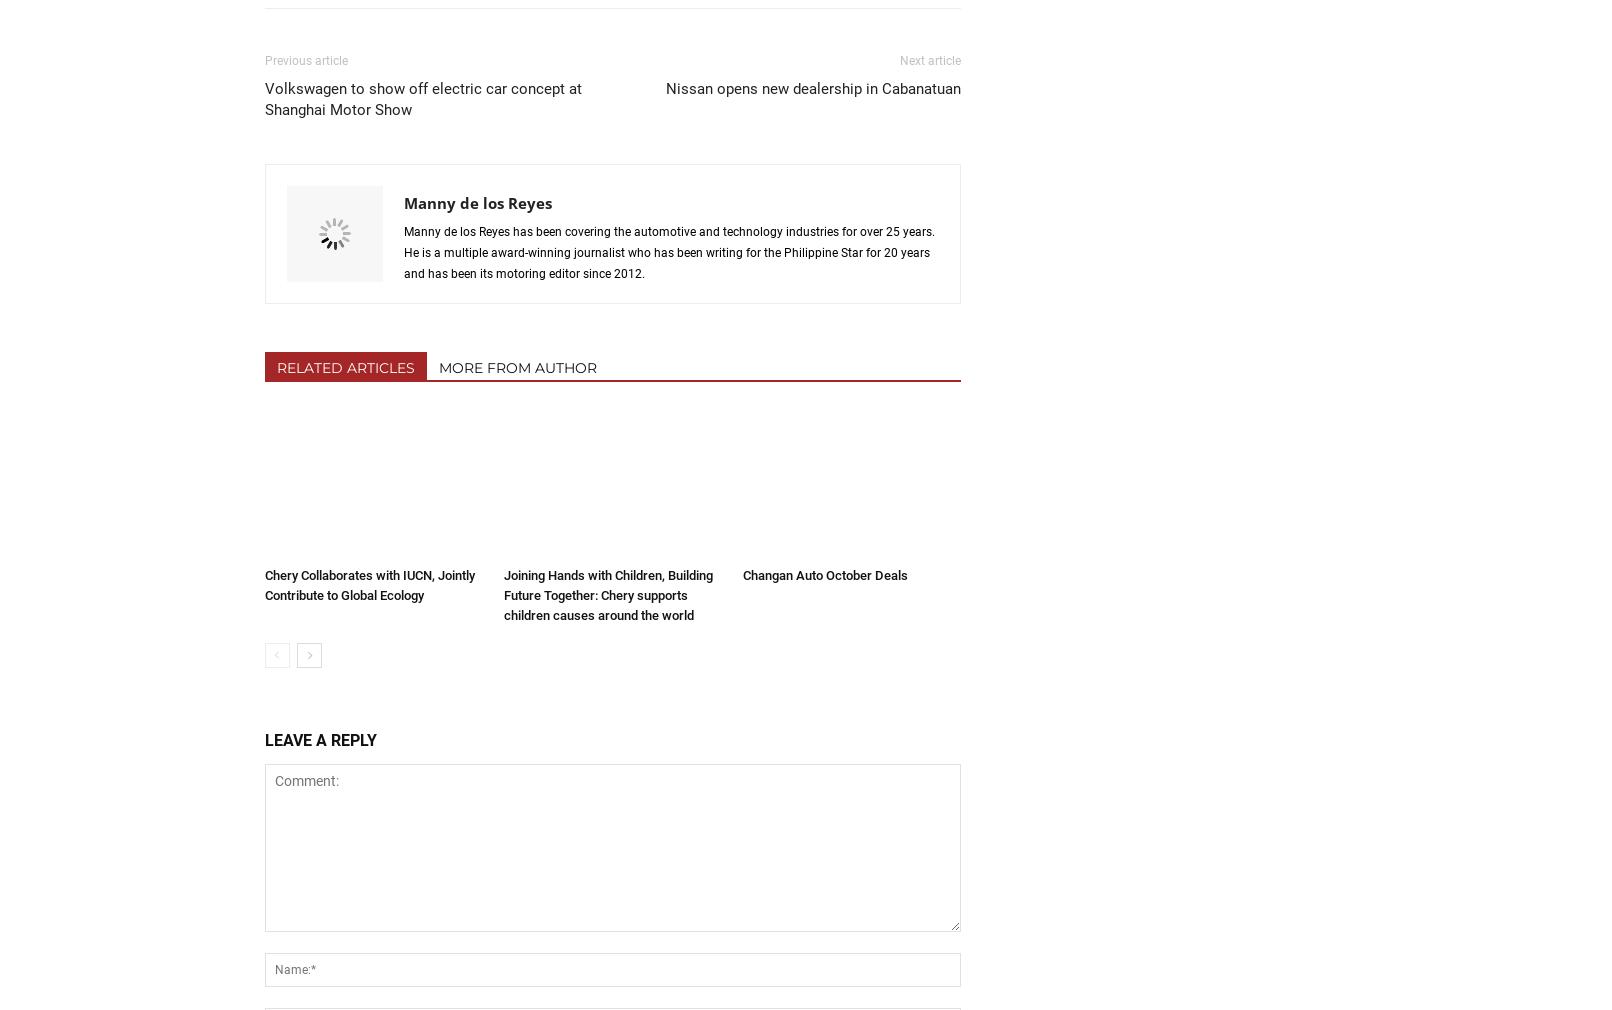  I want to click on 'MORE FROM AUTHOR', so click(515, 367).